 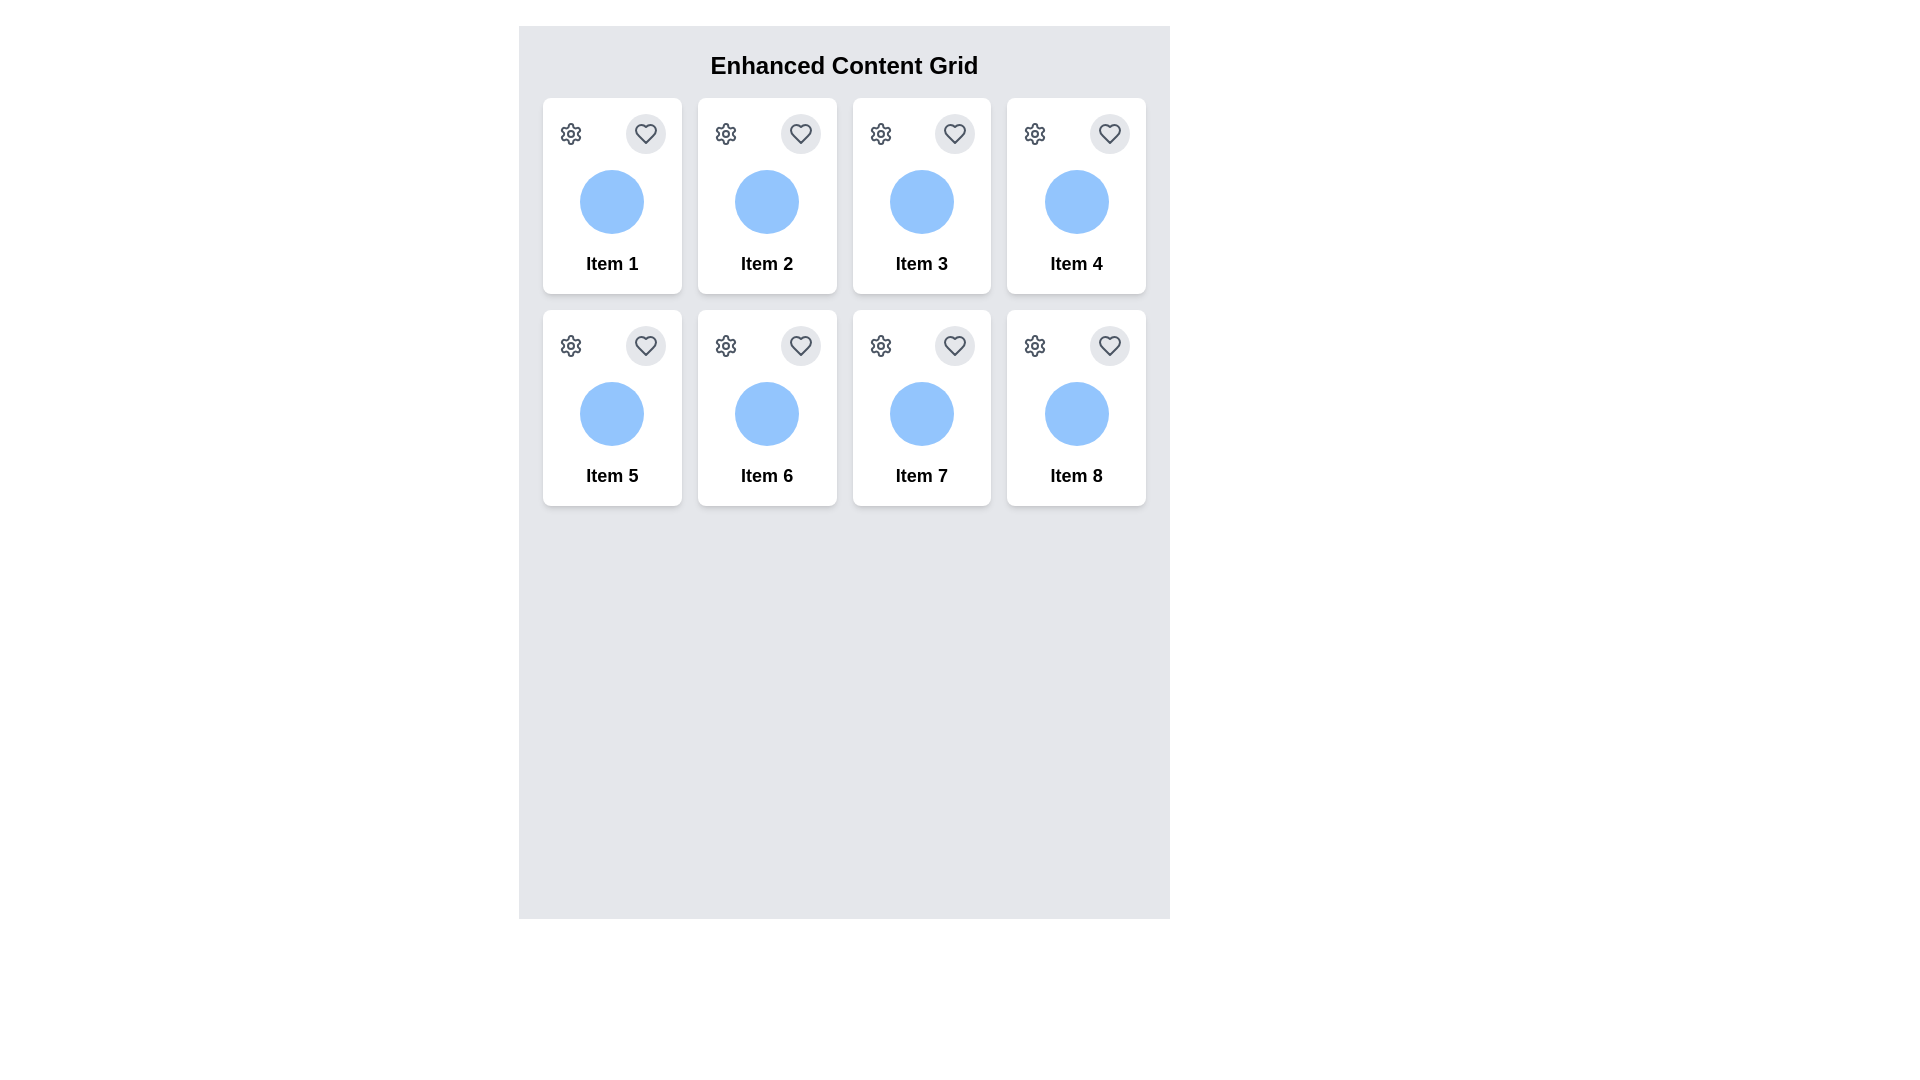 What do you see at coordinates (724, 134) in the screenshot?
I see `the settings icon located in the top-left corner of the card labeled 'Item 2'` at bounding box center [724, 134].